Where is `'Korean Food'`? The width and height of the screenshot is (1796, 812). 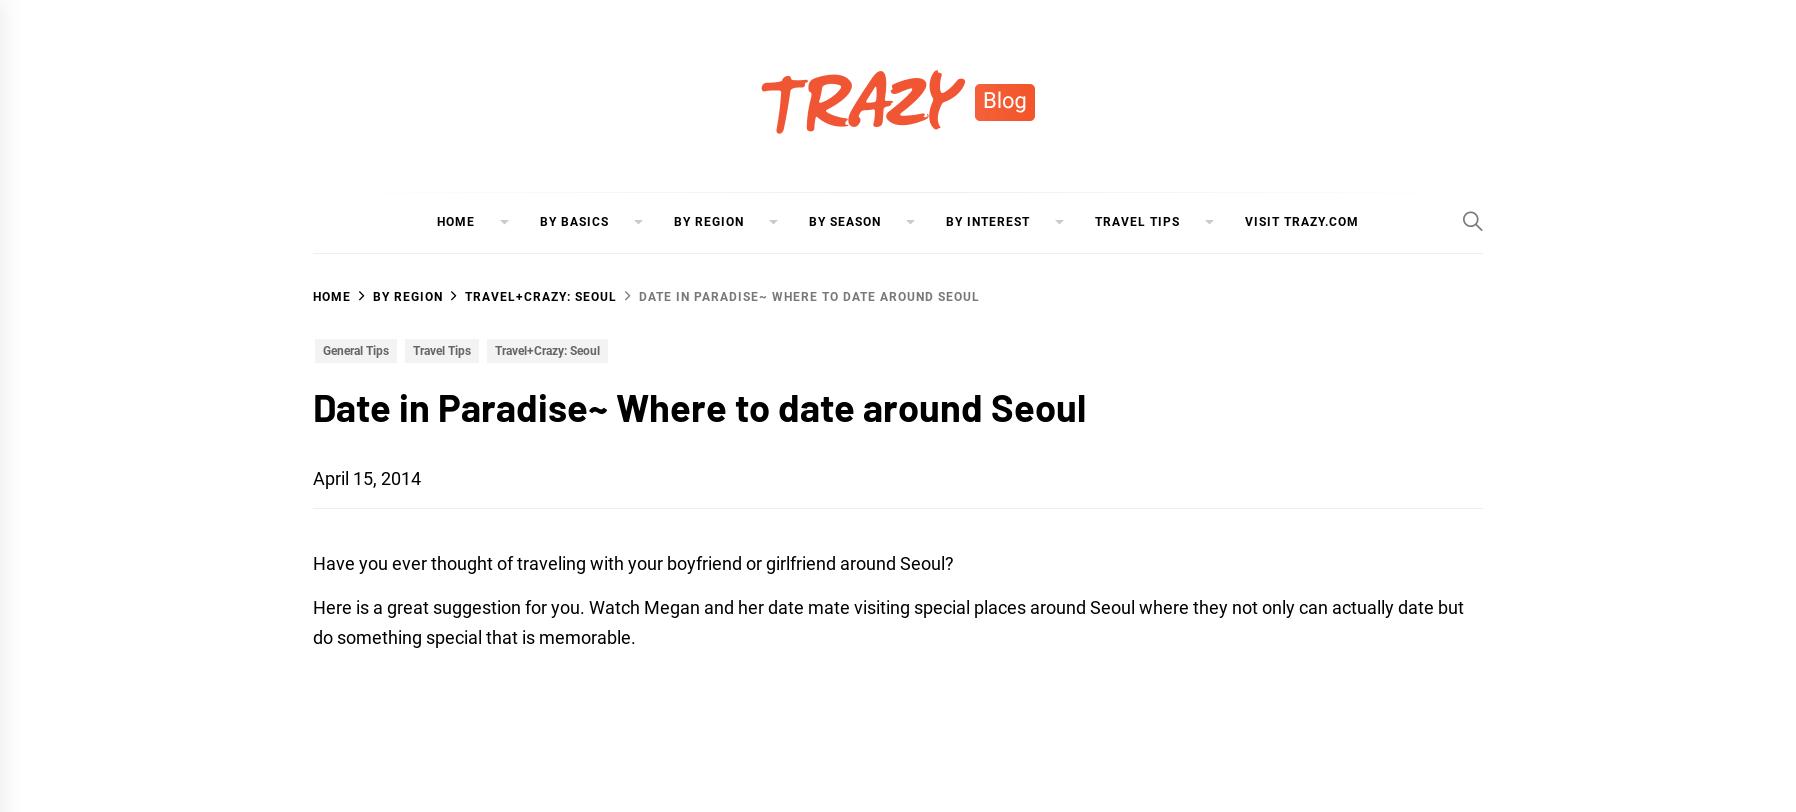 'Korean Food' is located at coordinates (992, 390).